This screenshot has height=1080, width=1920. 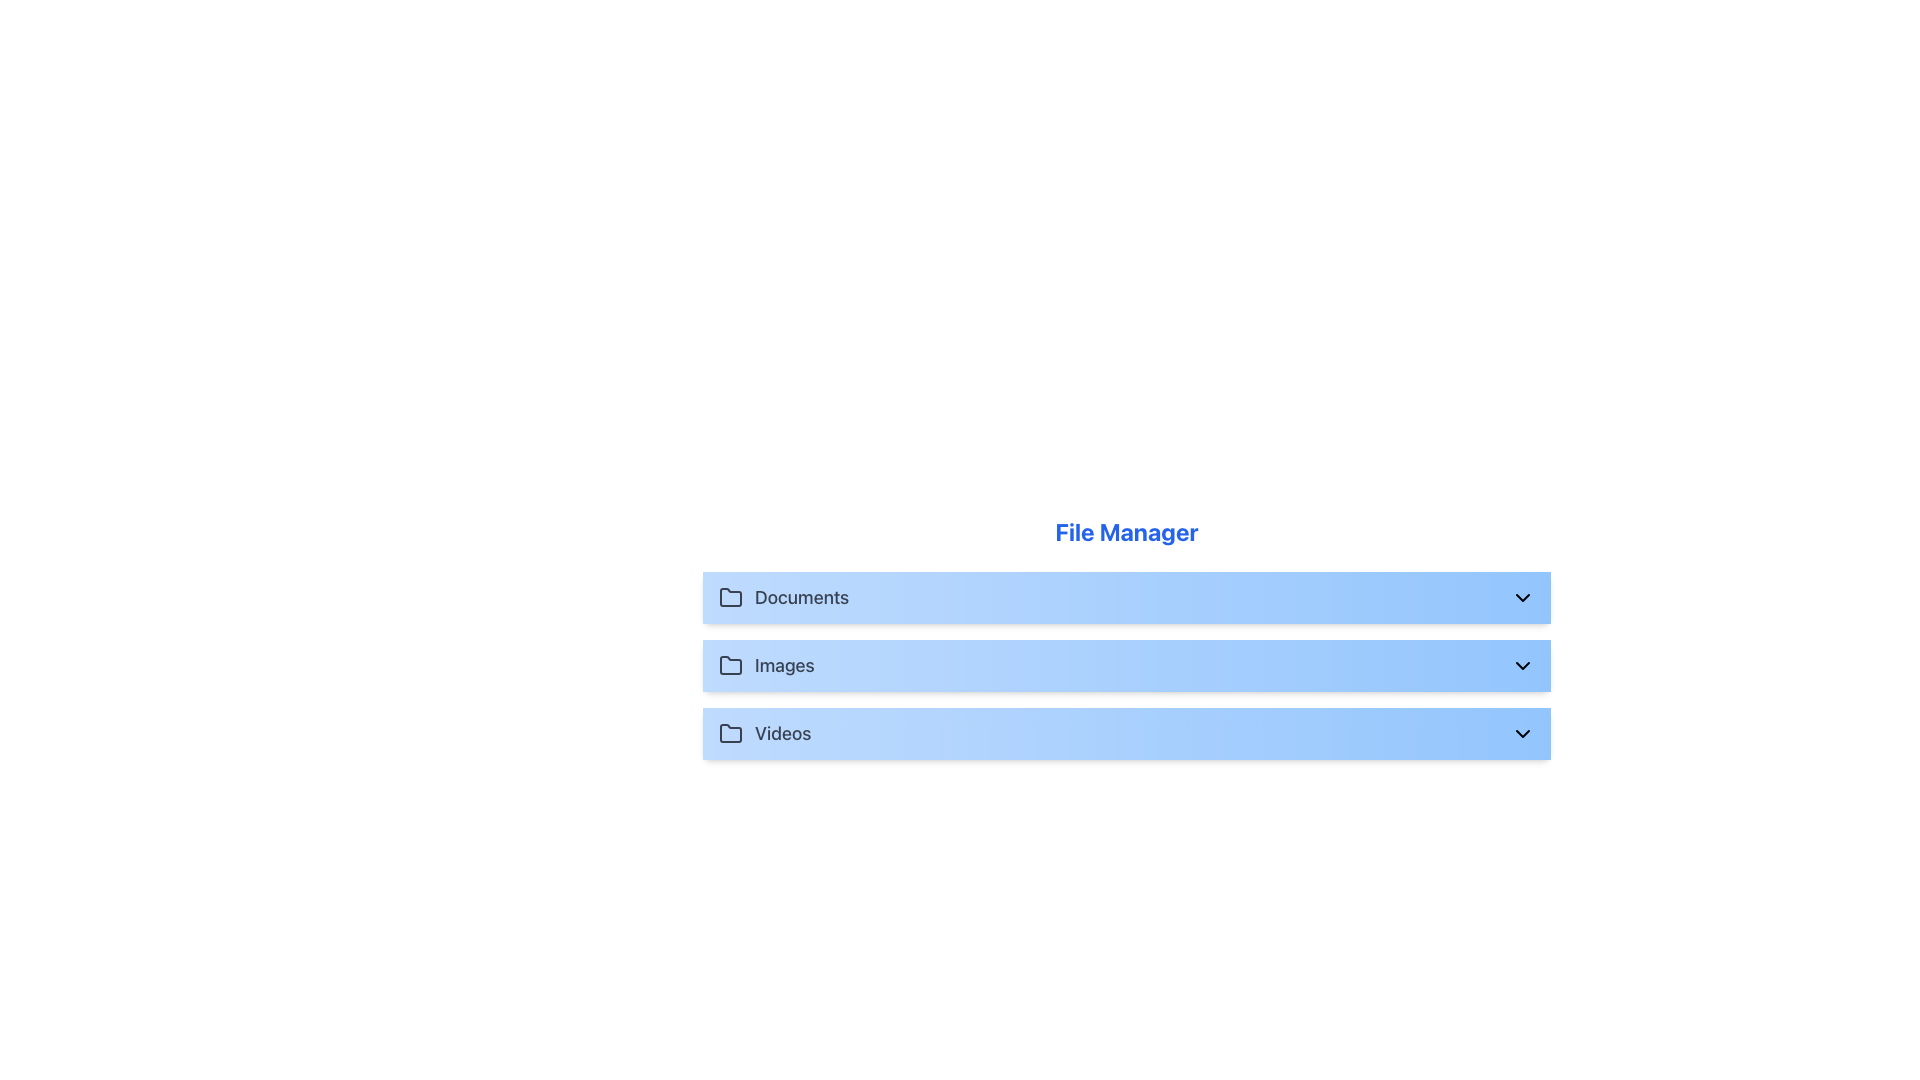 What do you see at coordinates (1127, 645) in the screenshot?
I see `the downward-pointing chevron icon on the 'Images' folder tab` at bounding box center [1127, 645].